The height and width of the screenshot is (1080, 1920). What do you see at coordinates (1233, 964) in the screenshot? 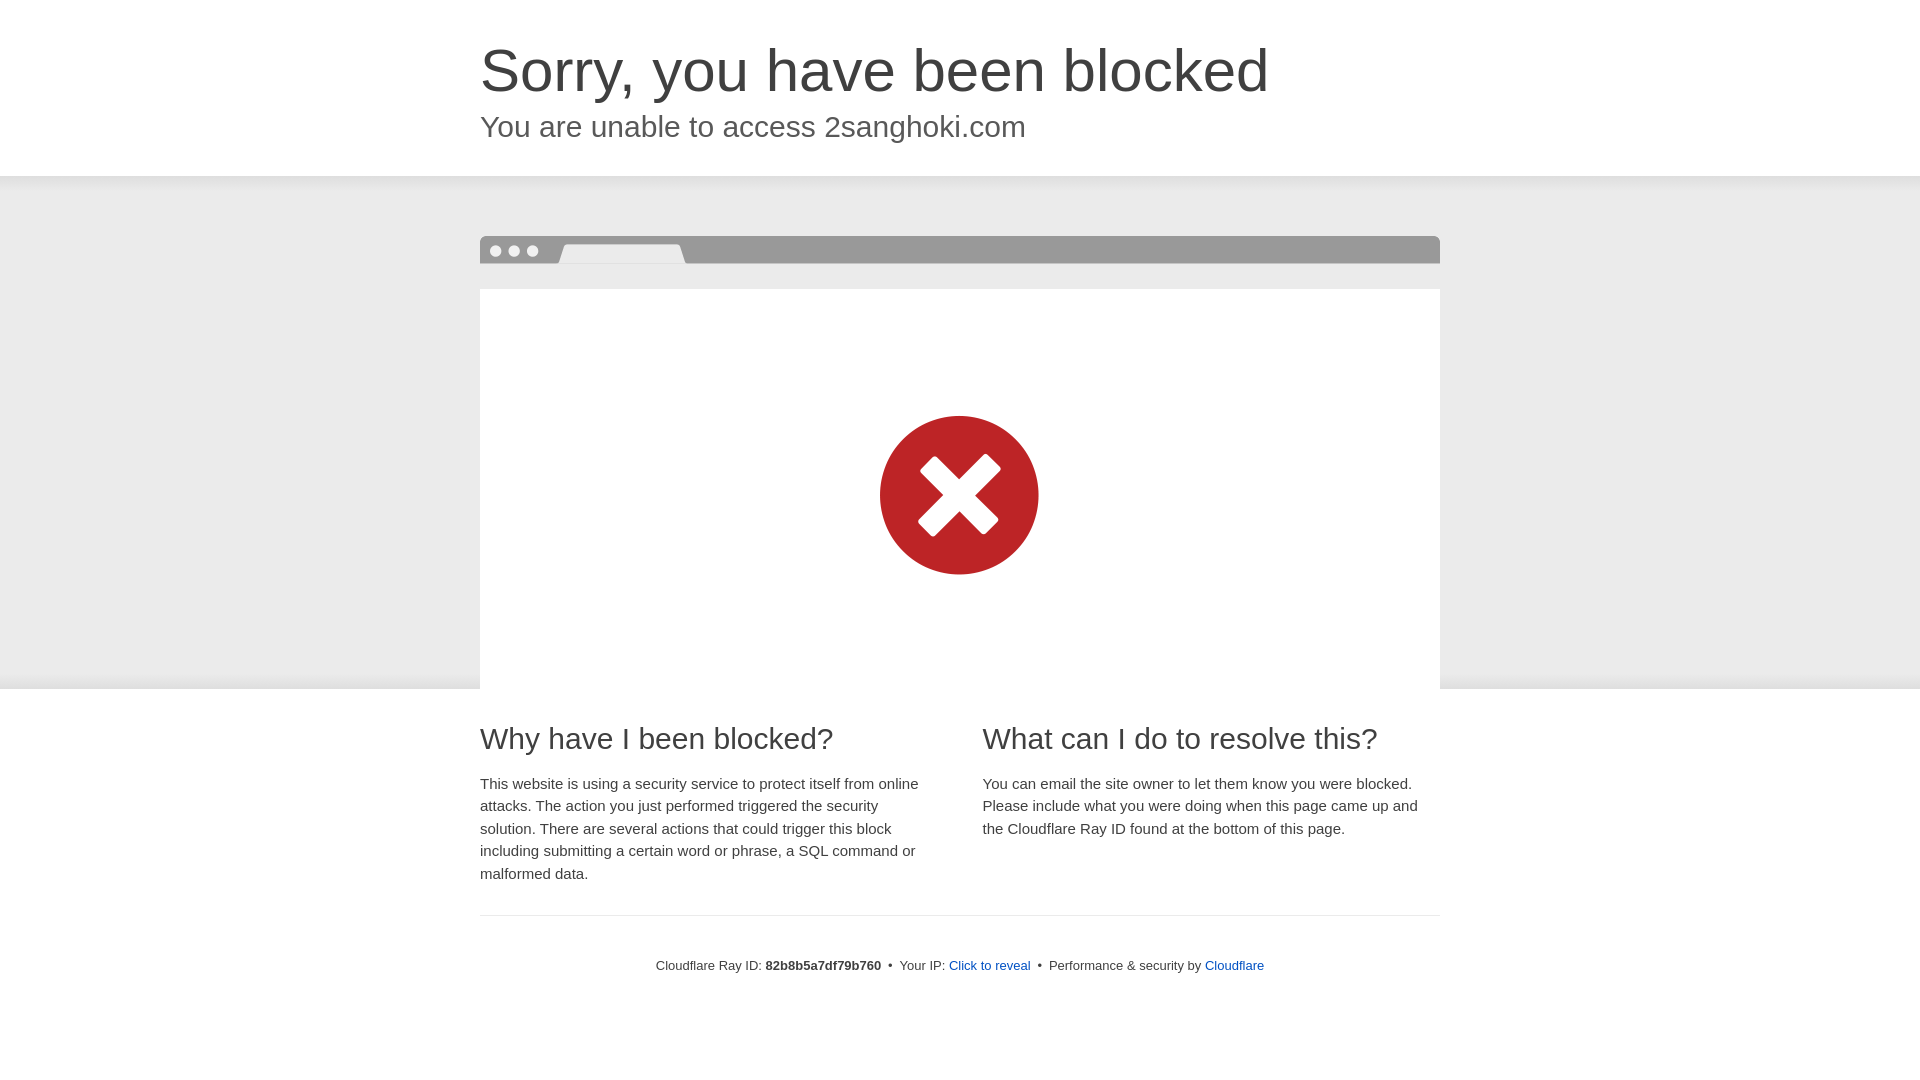
I see `'Cloudflare'` at bounding box center [1233, 964].